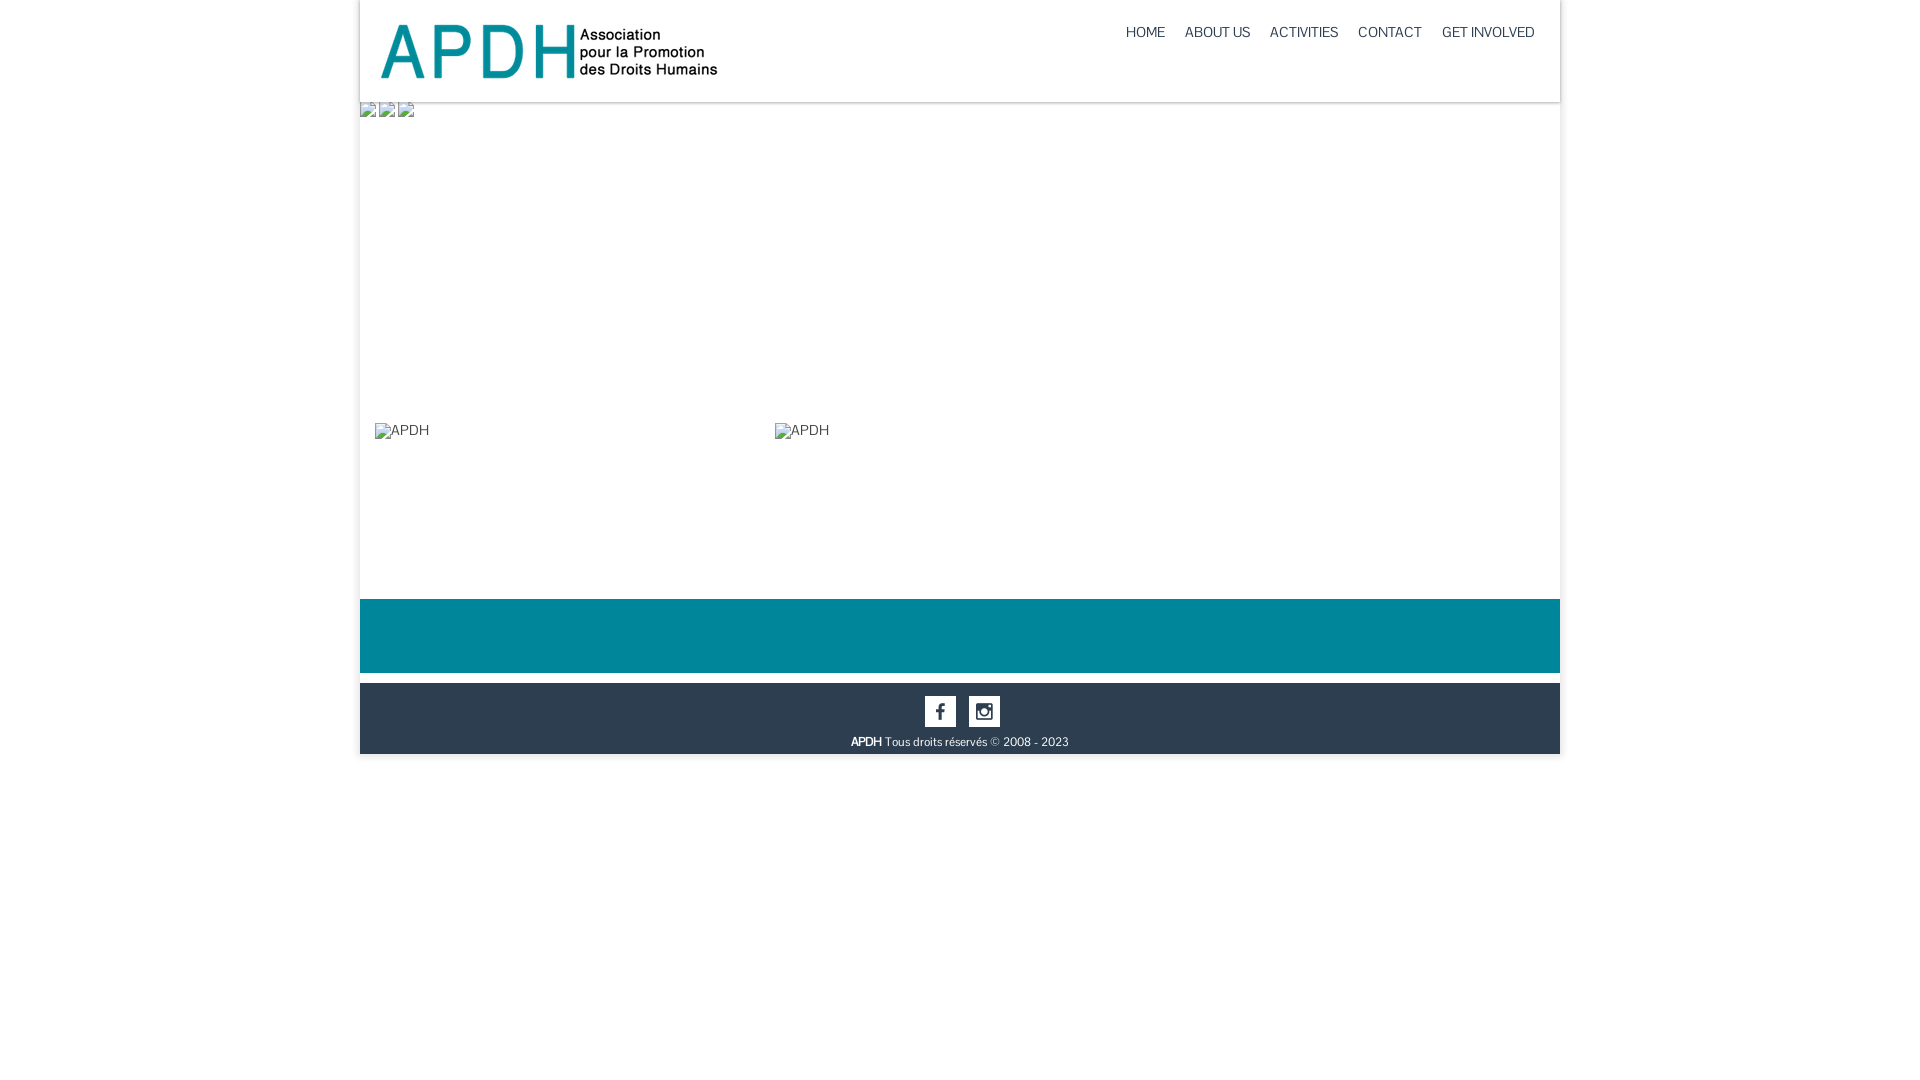  I want to click on 'GET INVOLVED', so click(1488, 31).